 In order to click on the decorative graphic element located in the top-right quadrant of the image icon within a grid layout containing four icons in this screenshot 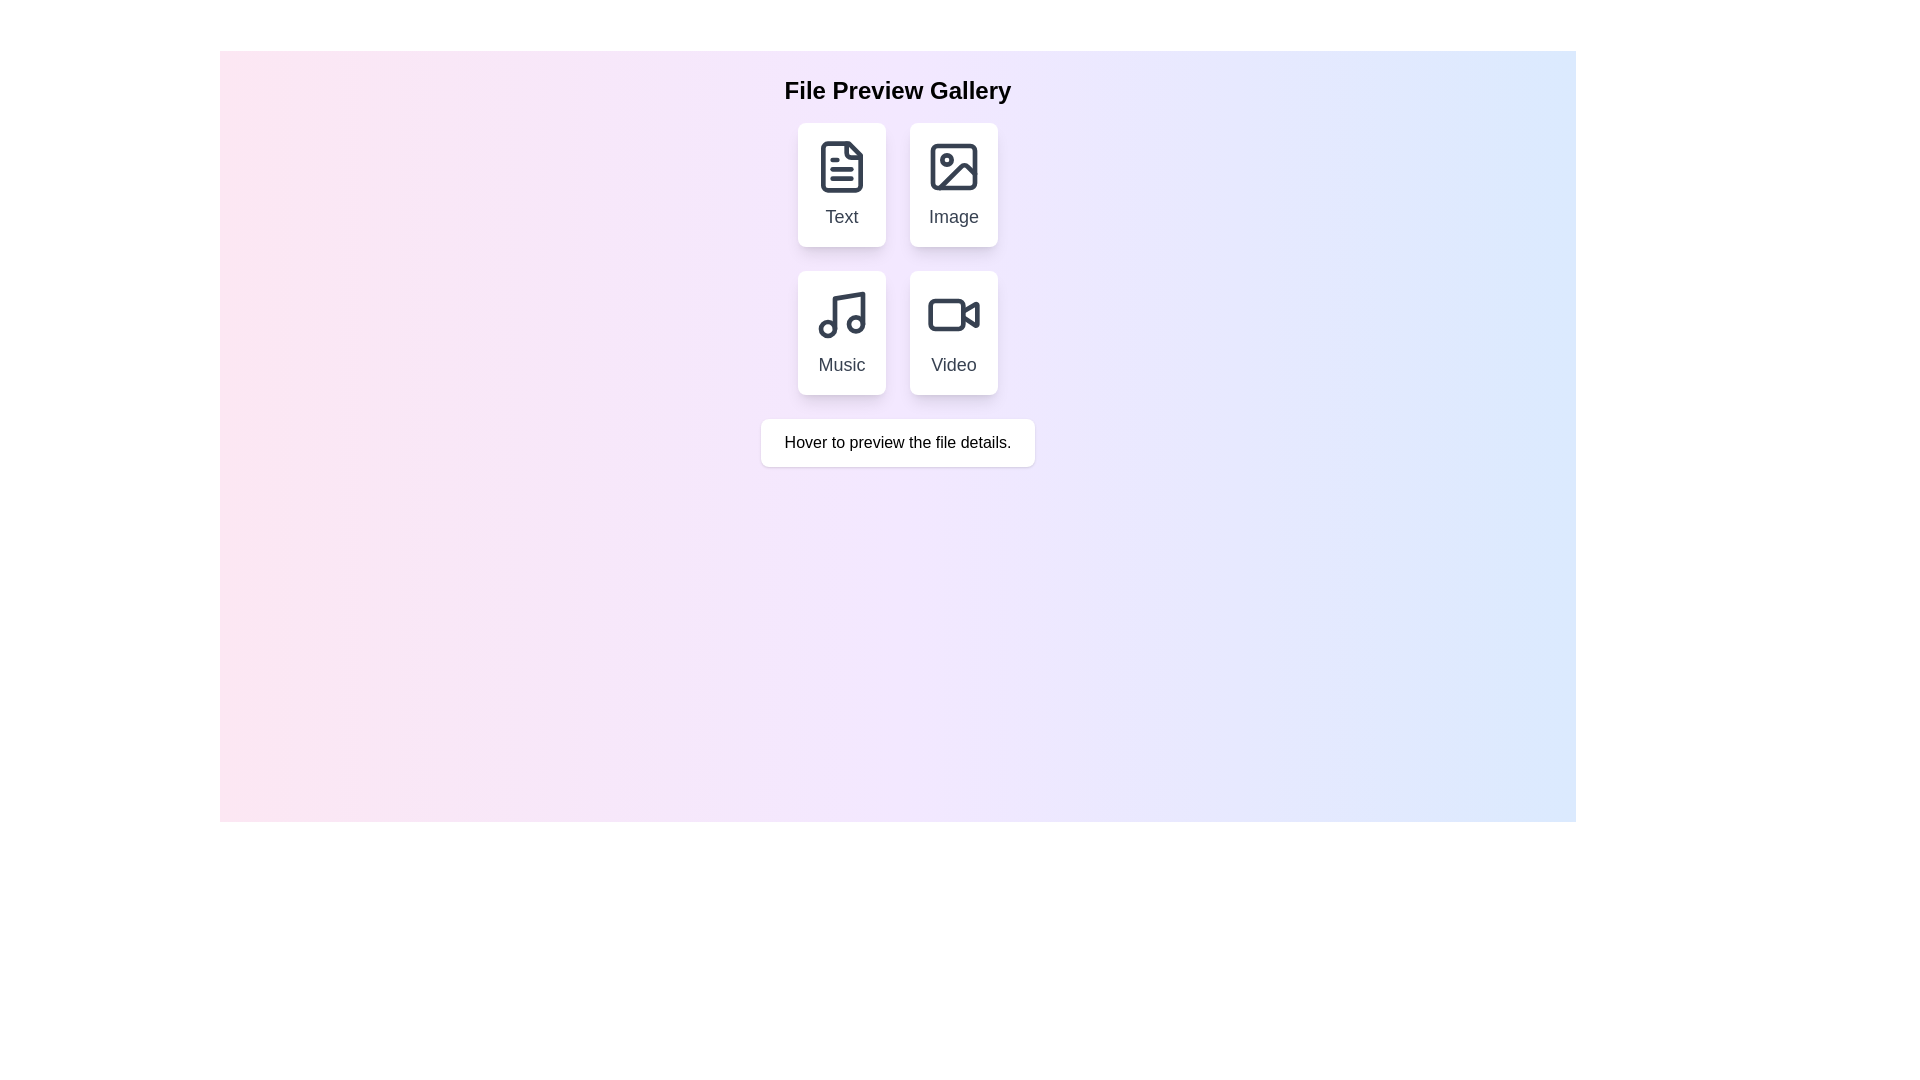, I will do `click(945, 158)`.